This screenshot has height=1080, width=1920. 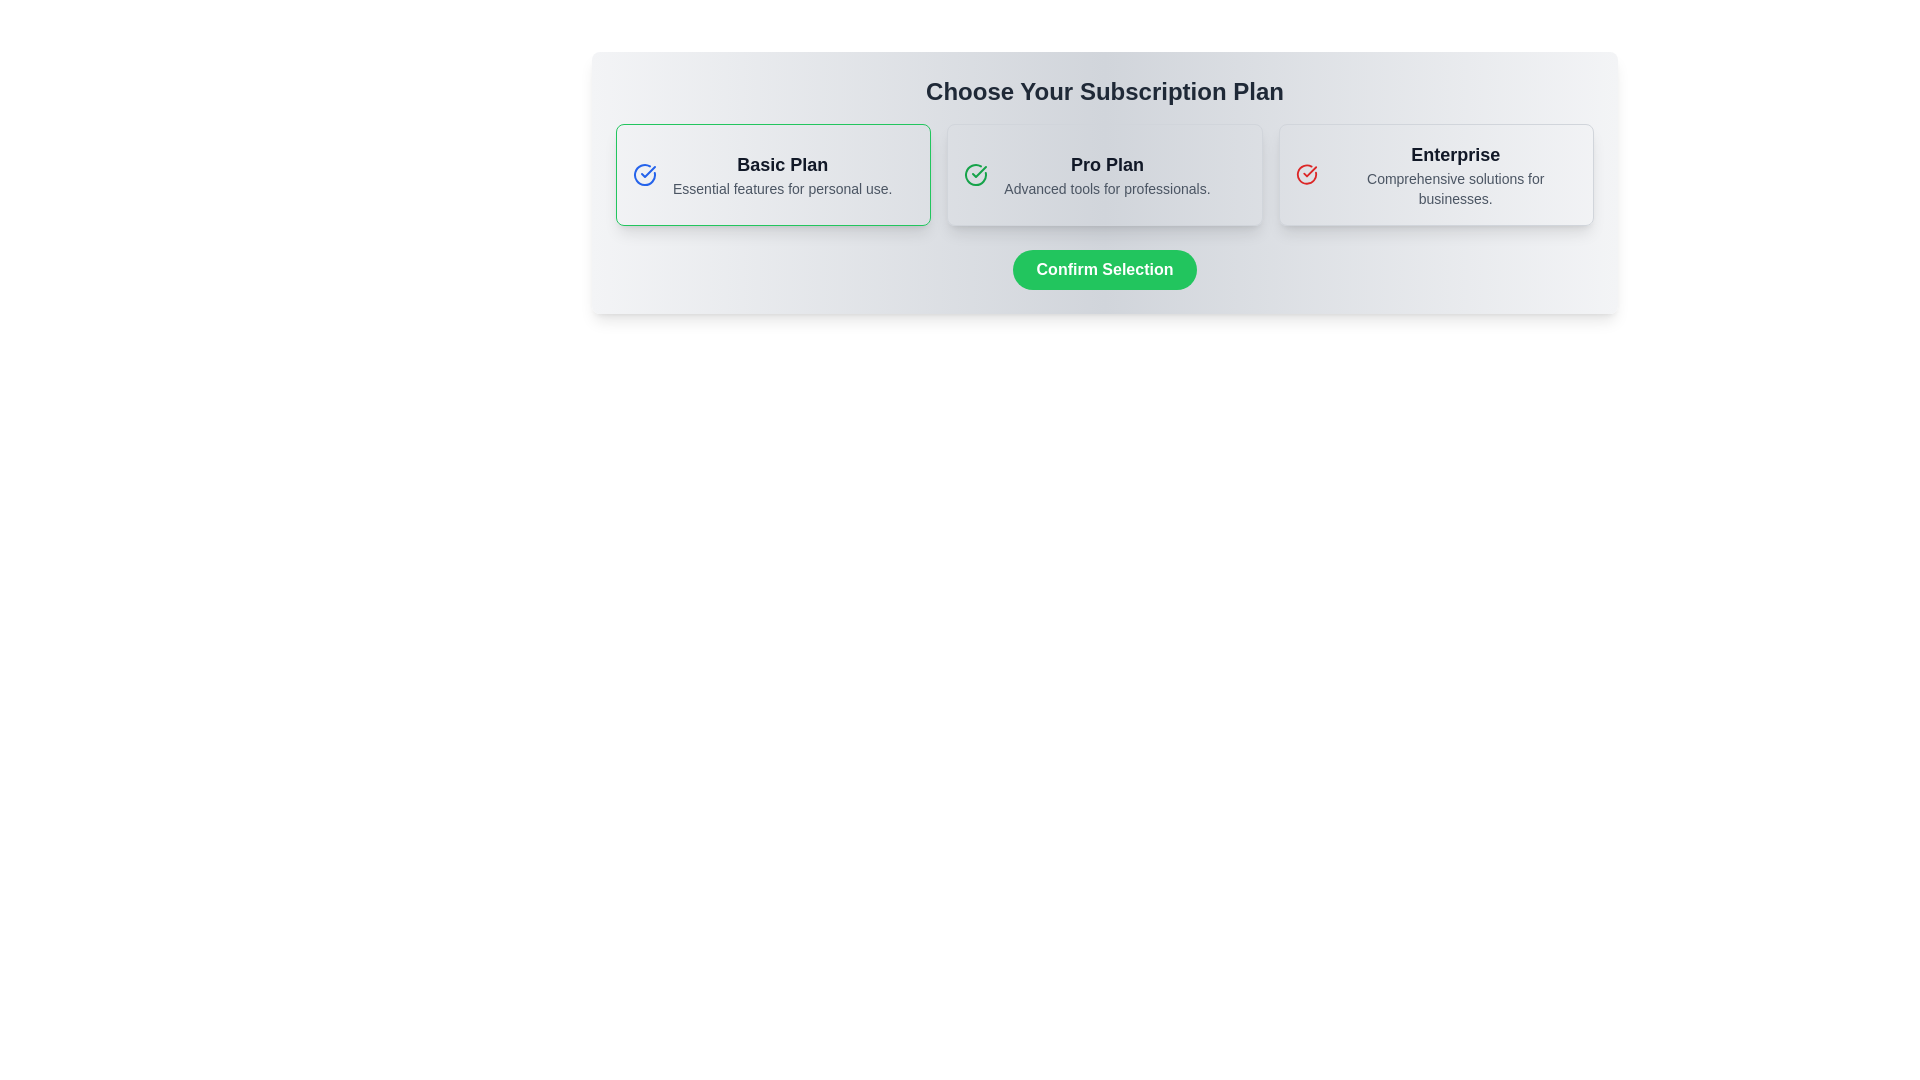 What do you see at coordinates (1103, 270) in the screenshot?
I see `the confirmation button for the subscription plan` at bounding box center [1103, 270].